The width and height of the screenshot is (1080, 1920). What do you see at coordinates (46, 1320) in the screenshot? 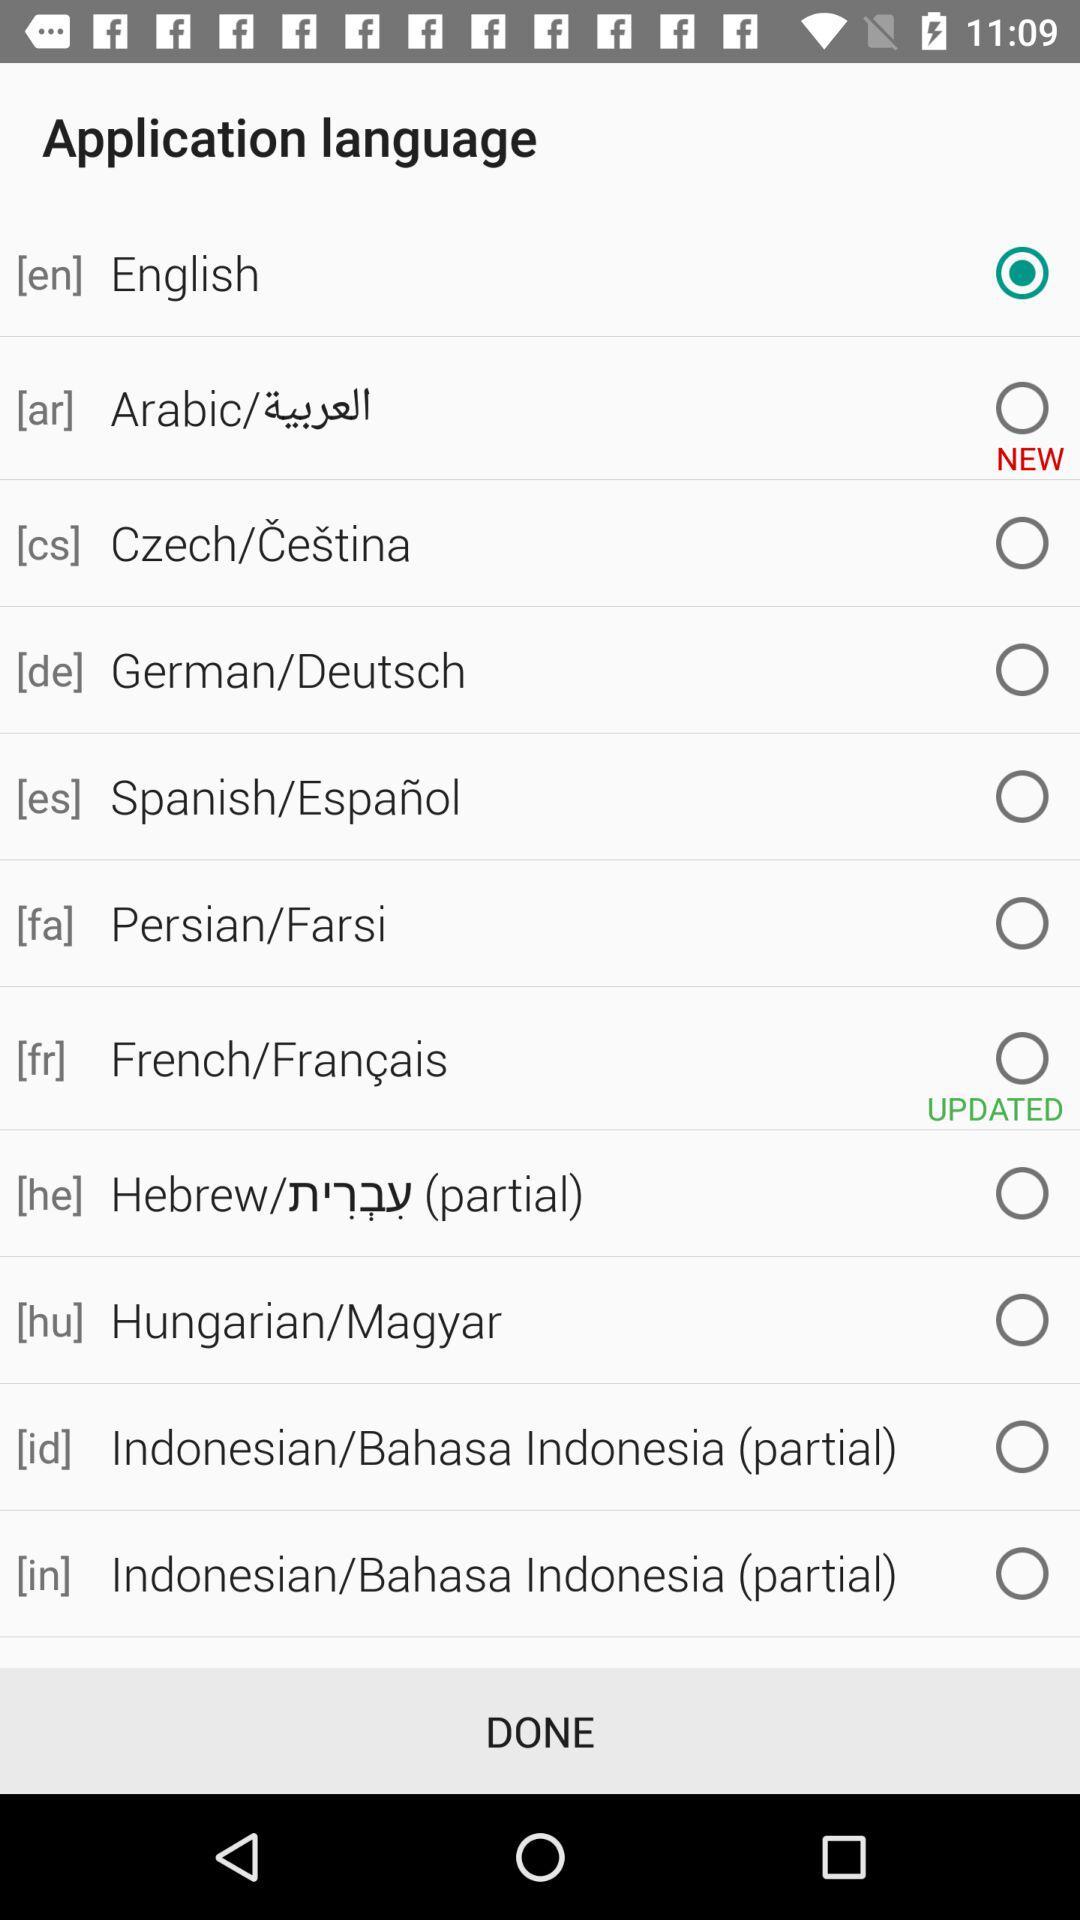
I see `icon to the left of hungarian/magyar icon` at bounding box center [46, 1320].